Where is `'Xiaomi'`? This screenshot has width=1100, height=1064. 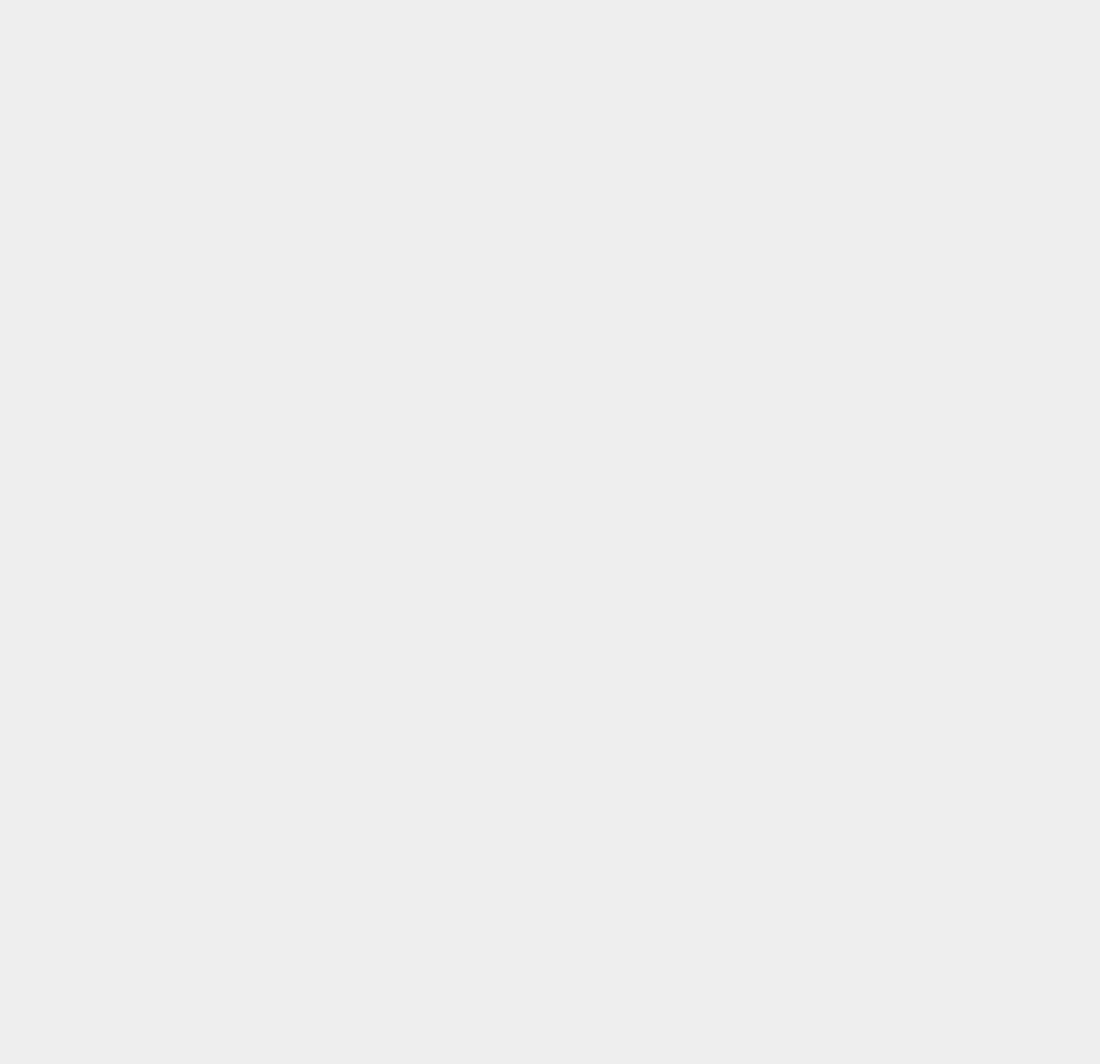
'Xiaomi' is located at coordinates (799, 653).